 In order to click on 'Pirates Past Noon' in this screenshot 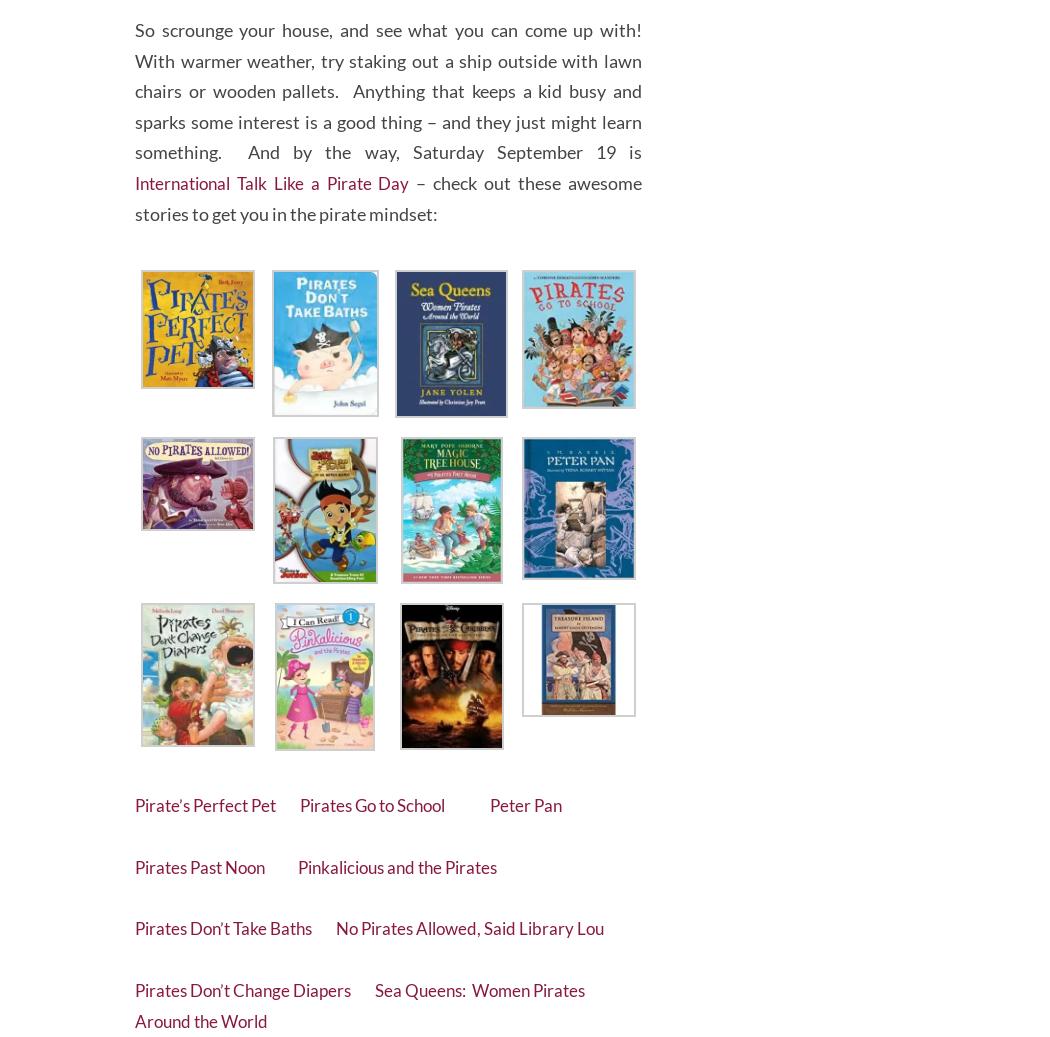, I will do `click(220, 859)`.